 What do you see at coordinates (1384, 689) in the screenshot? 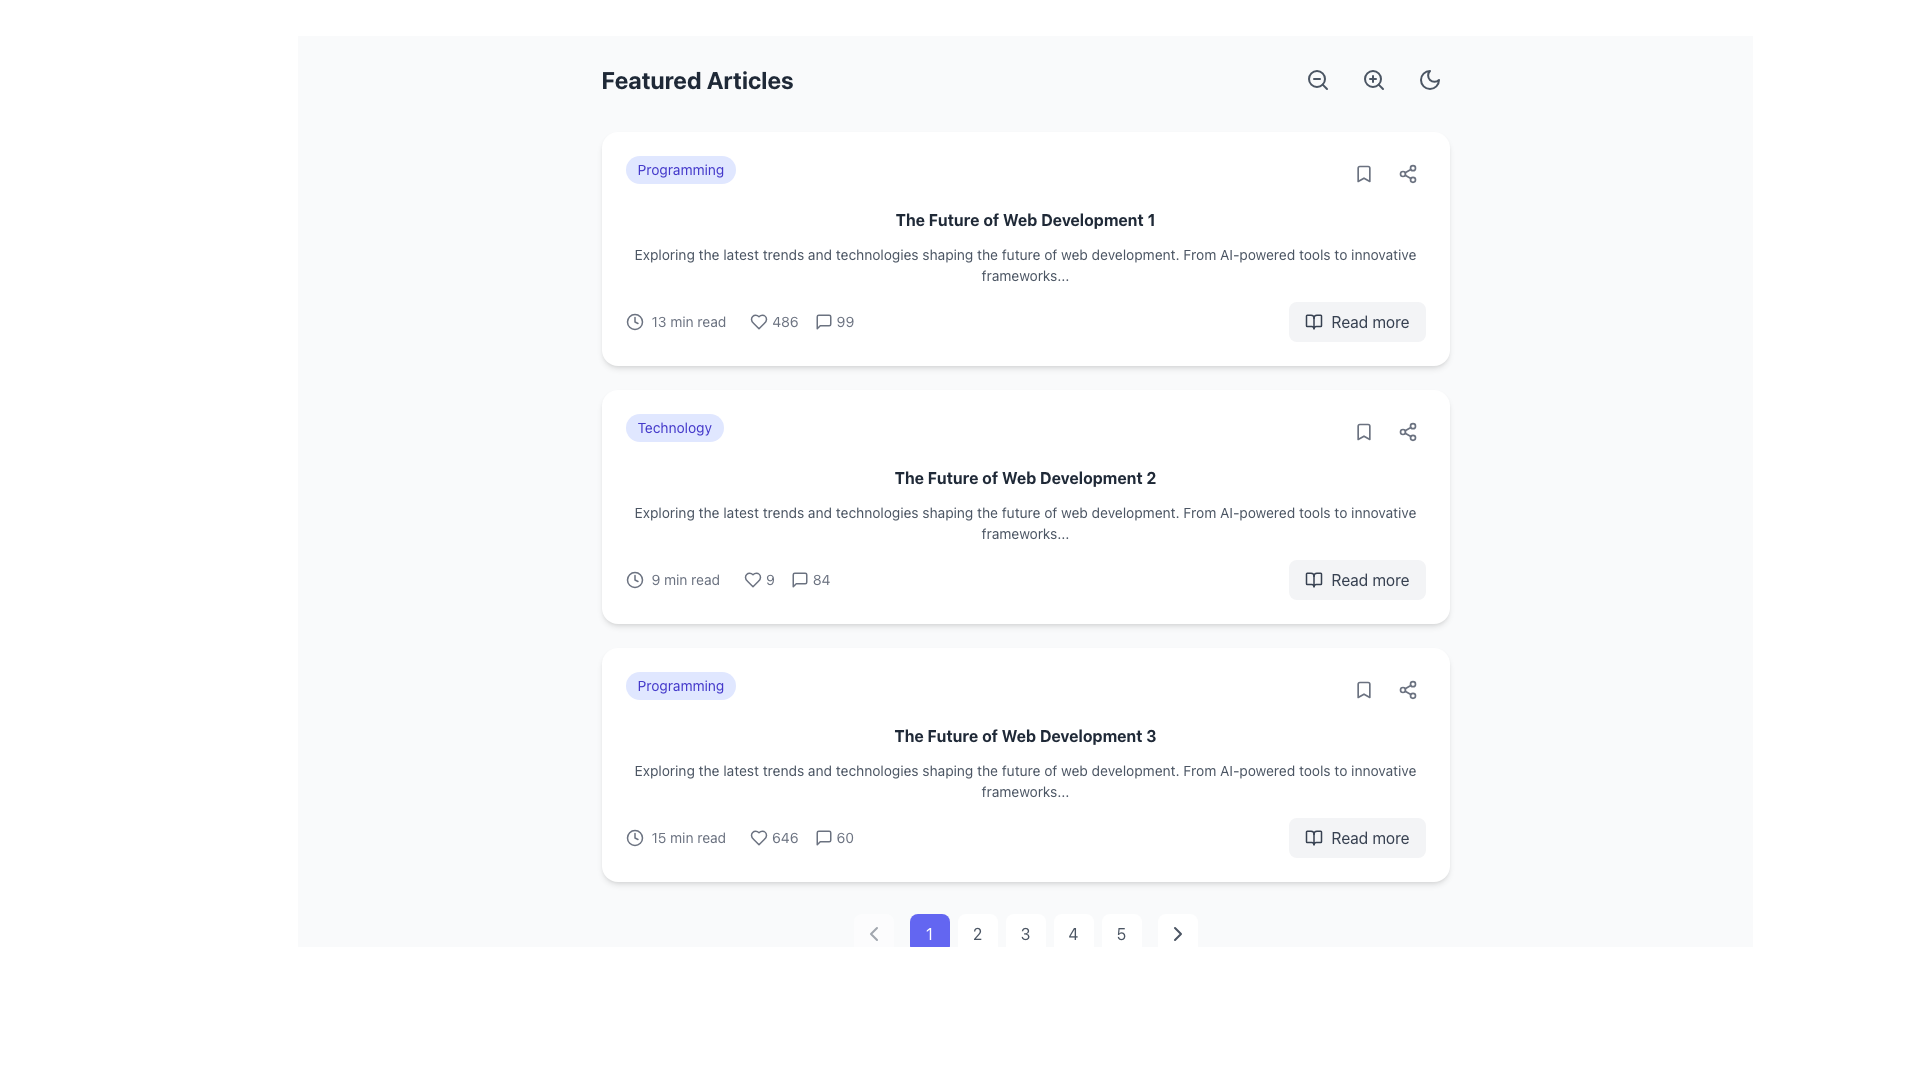
I see `the interactive icons for saving and sharing in the top-right corner of the article card titled 'The Future of Web Development 3'` at bounding box center [1384, 689].